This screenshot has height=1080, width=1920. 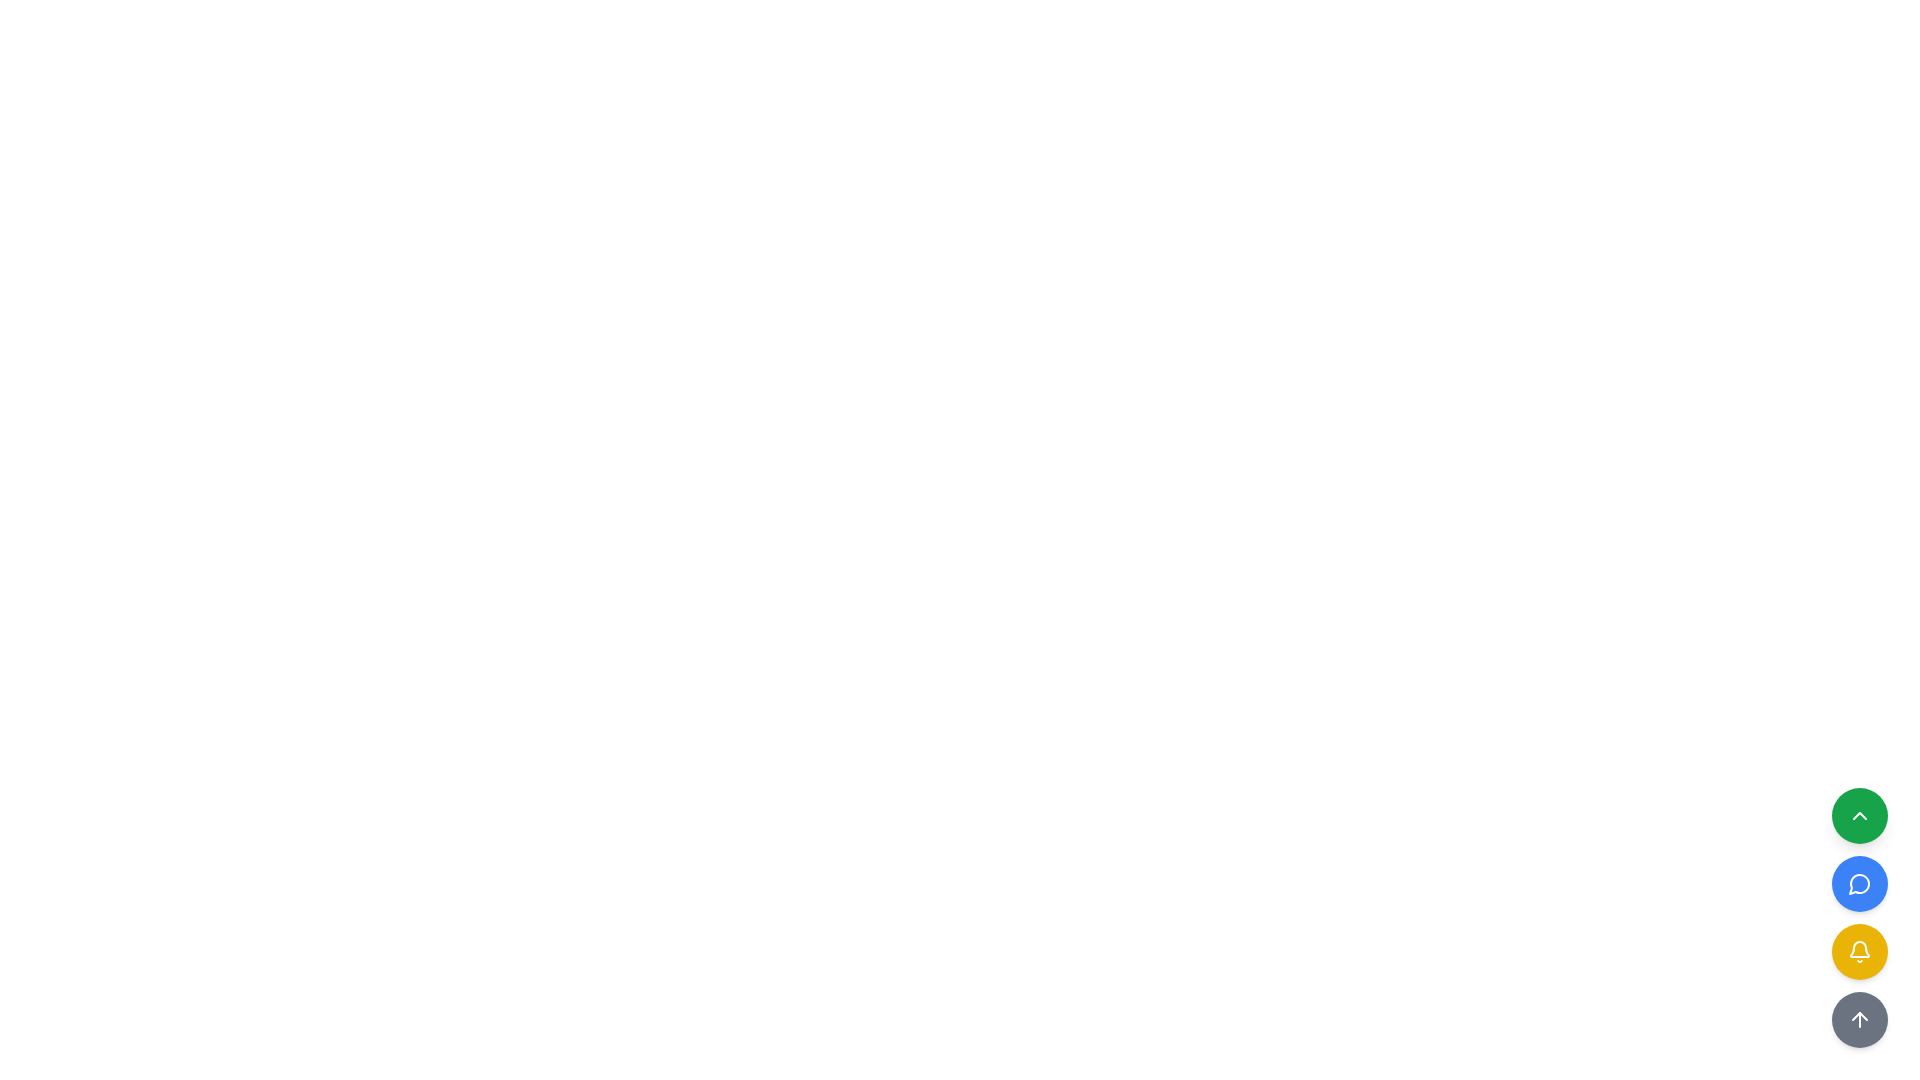 I want to click on the speech bubble icon button with a blue circular background, so click(x=1859, y=882).